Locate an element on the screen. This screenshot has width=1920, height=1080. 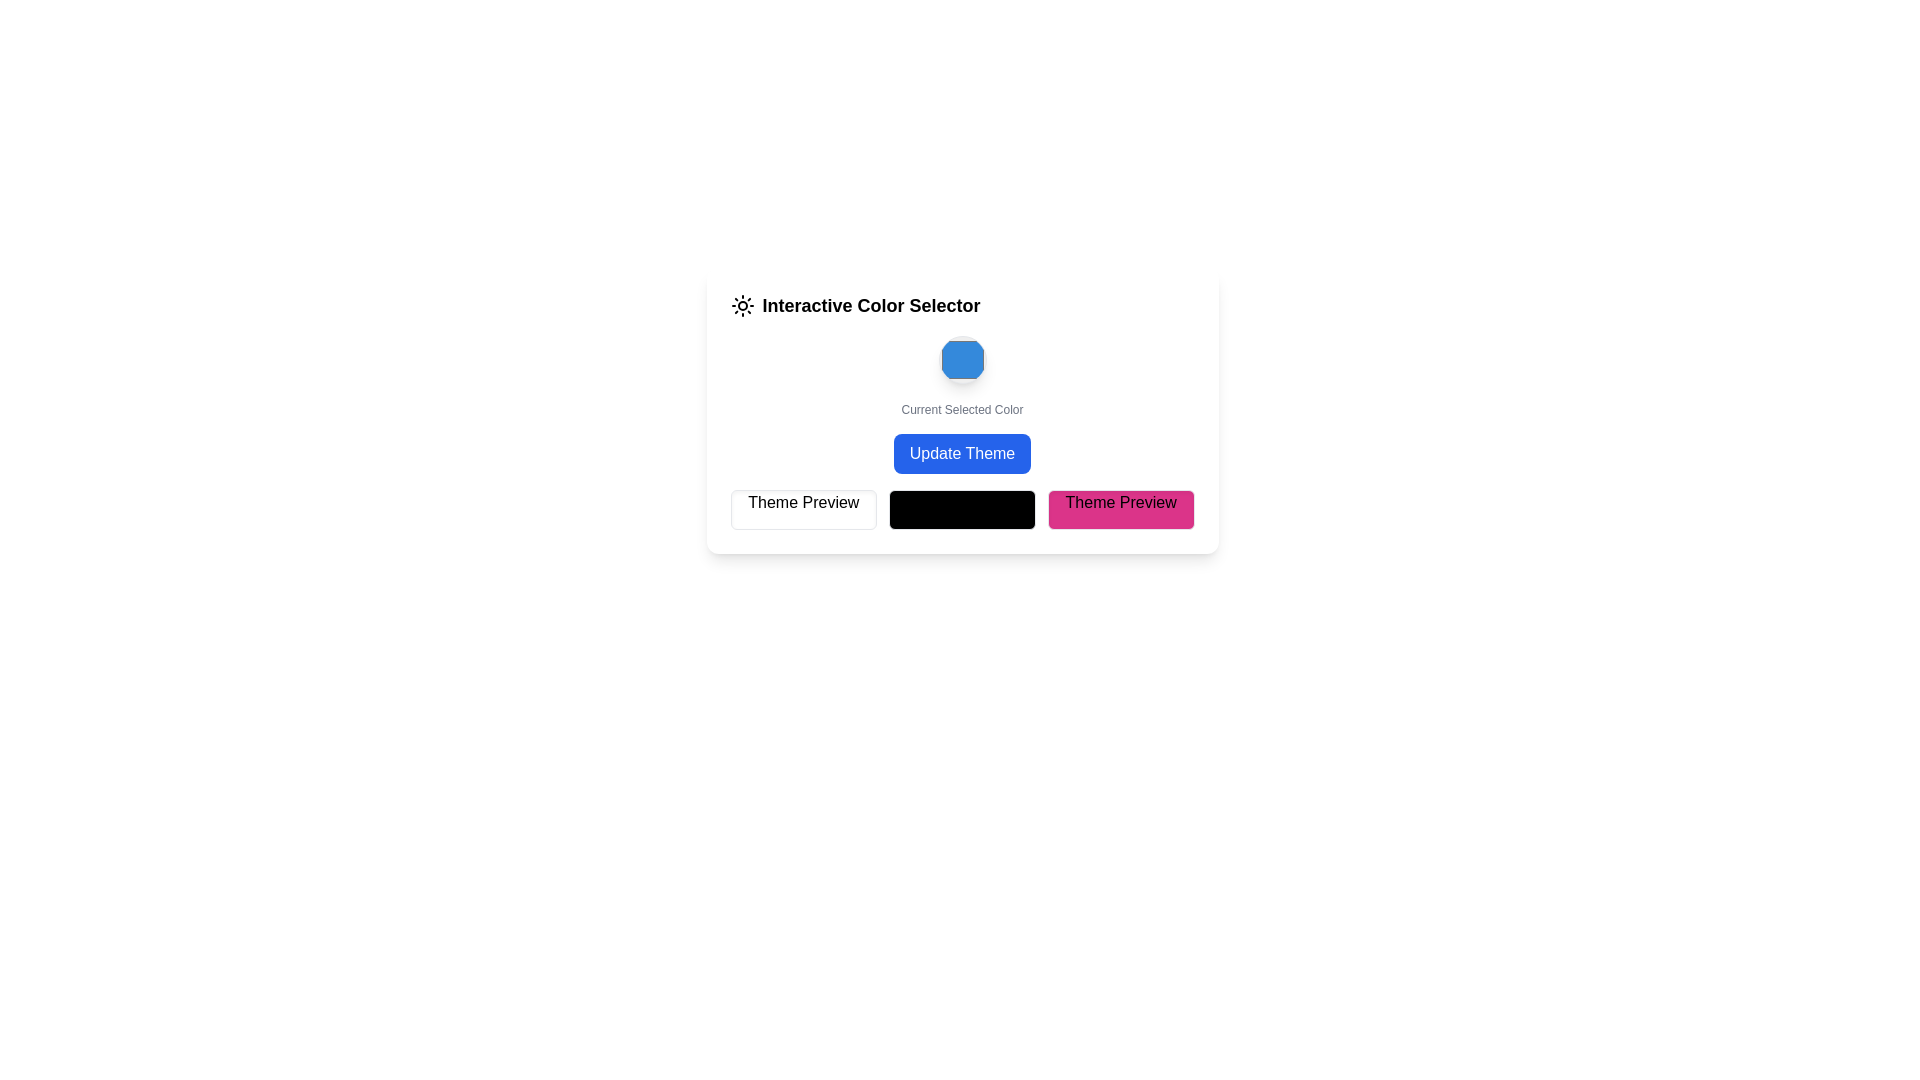
the rectangular button with a solid blue background and white text reading 'Update Theme' is located at coordinates (962, 454).